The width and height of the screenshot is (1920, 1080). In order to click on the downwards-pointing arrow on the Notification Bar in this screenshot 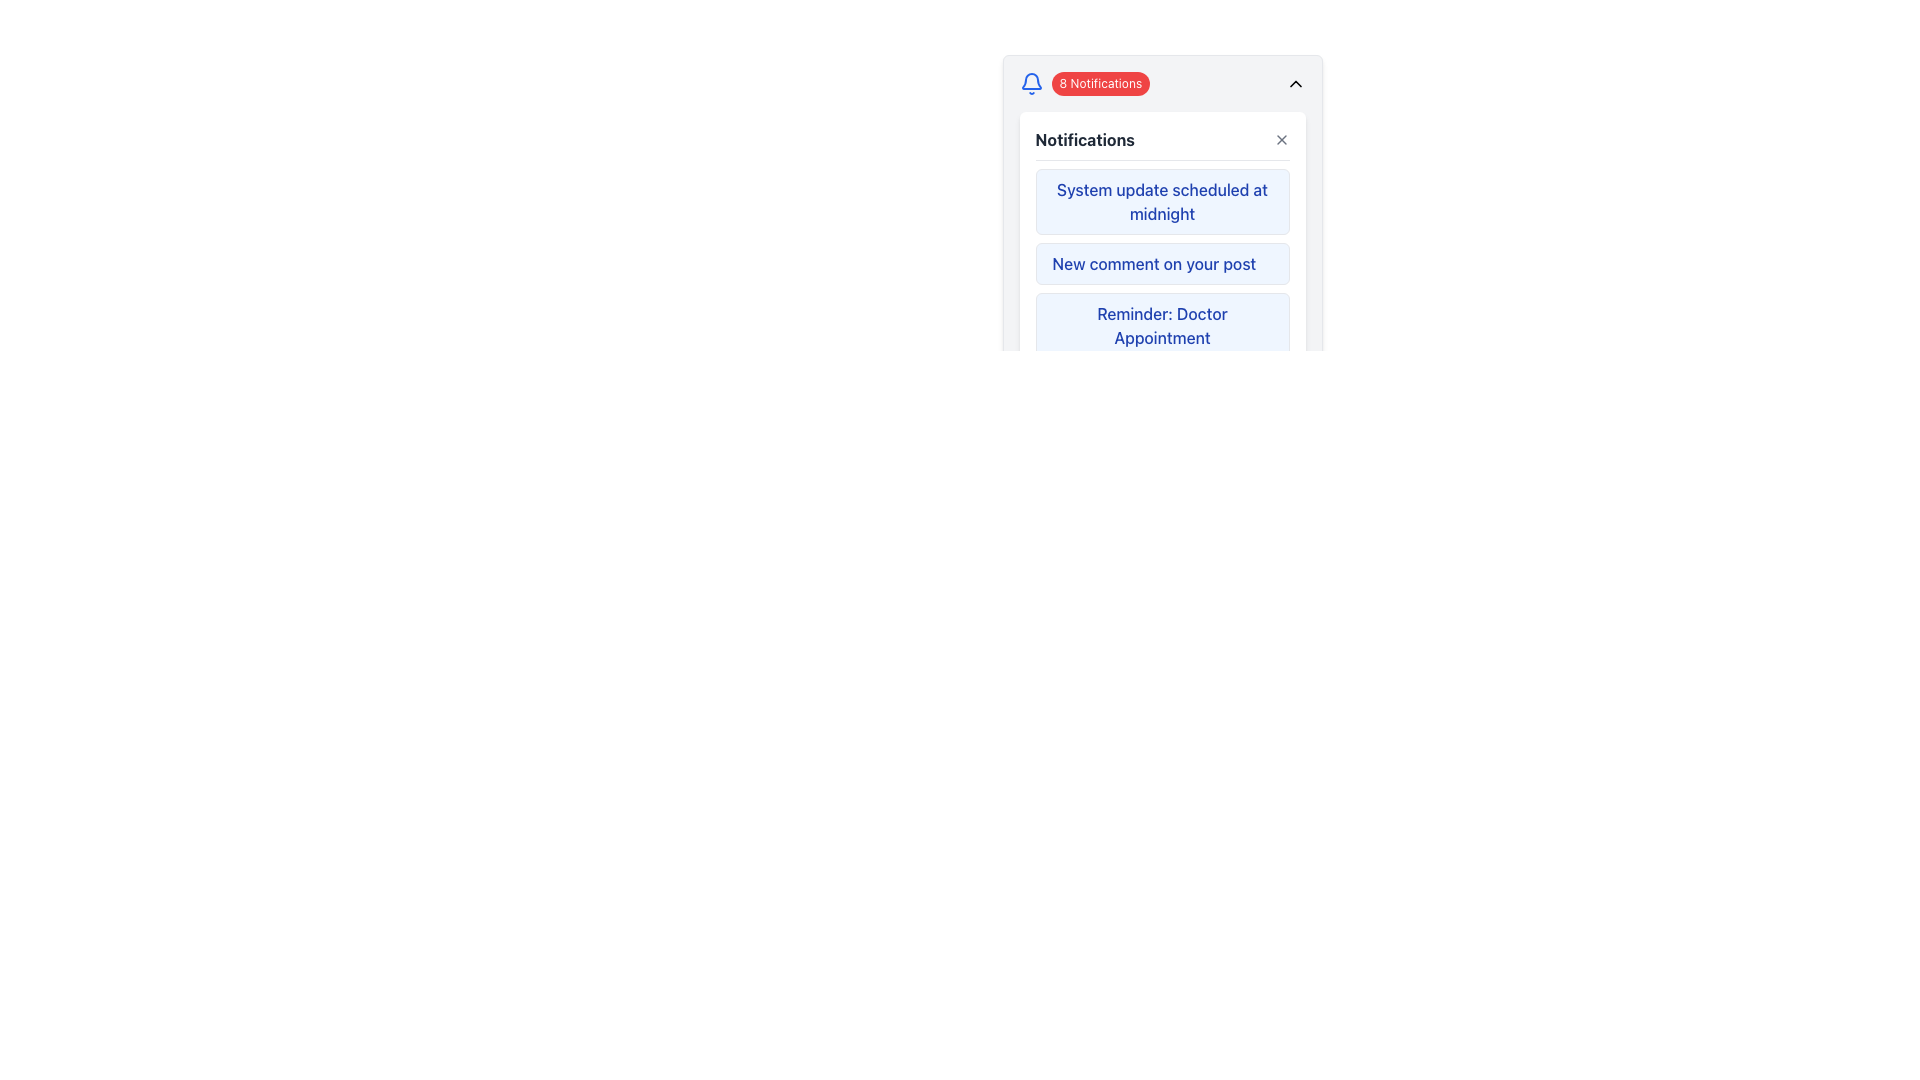, I will do `click(1162, 83)`.